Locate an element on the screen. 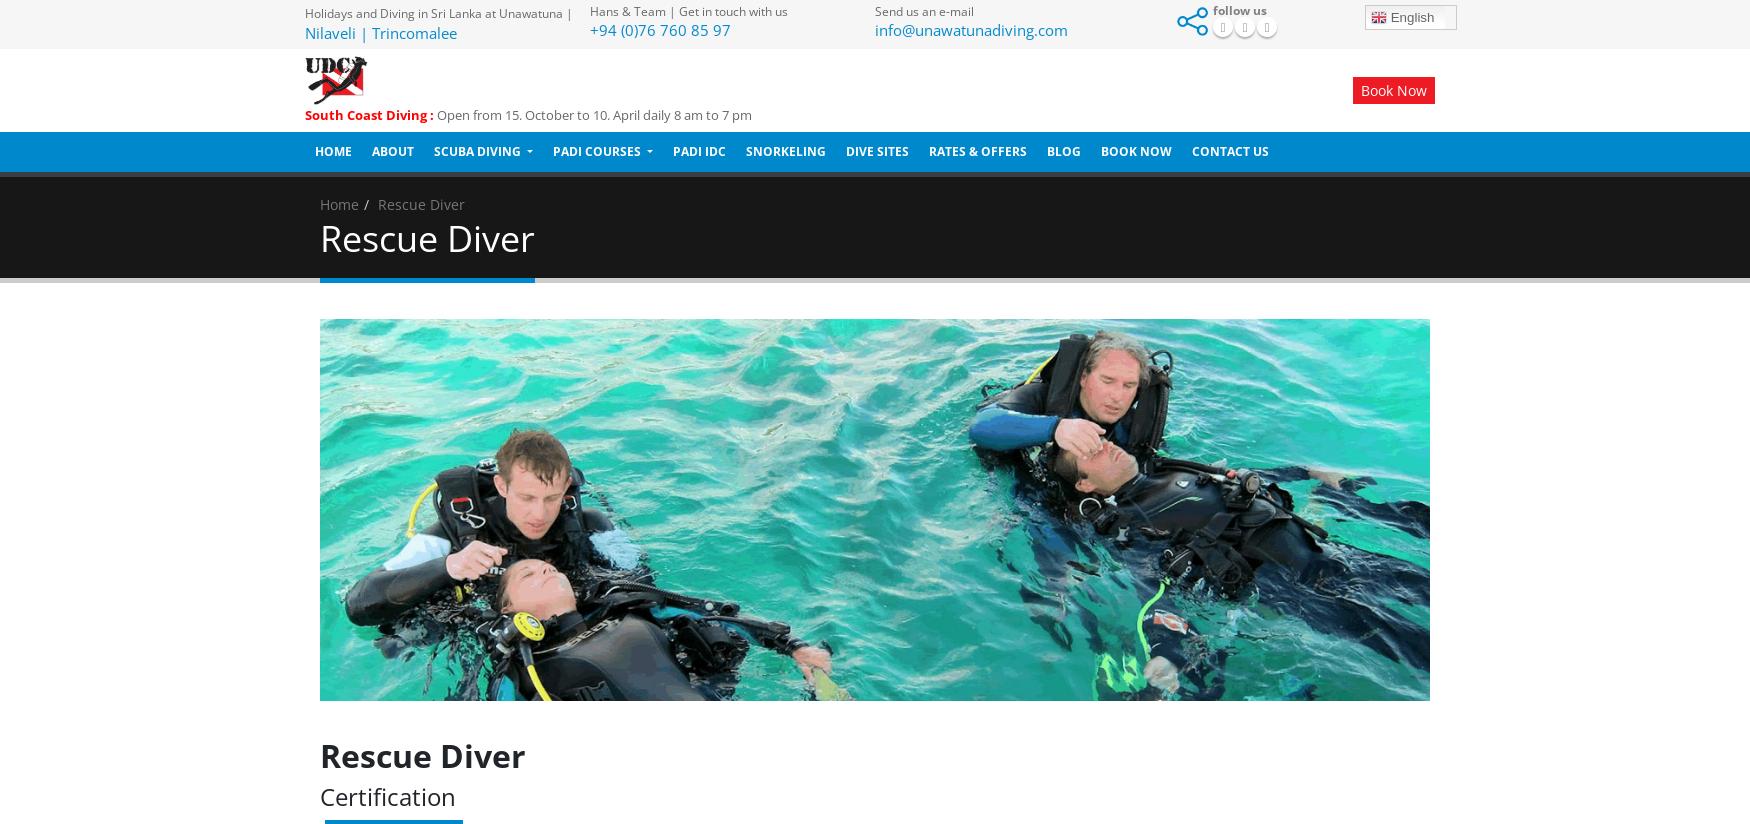 The width and height of the screenshot is (1750, 824). 'Snorkeling' is located at coordinates (746, 150).